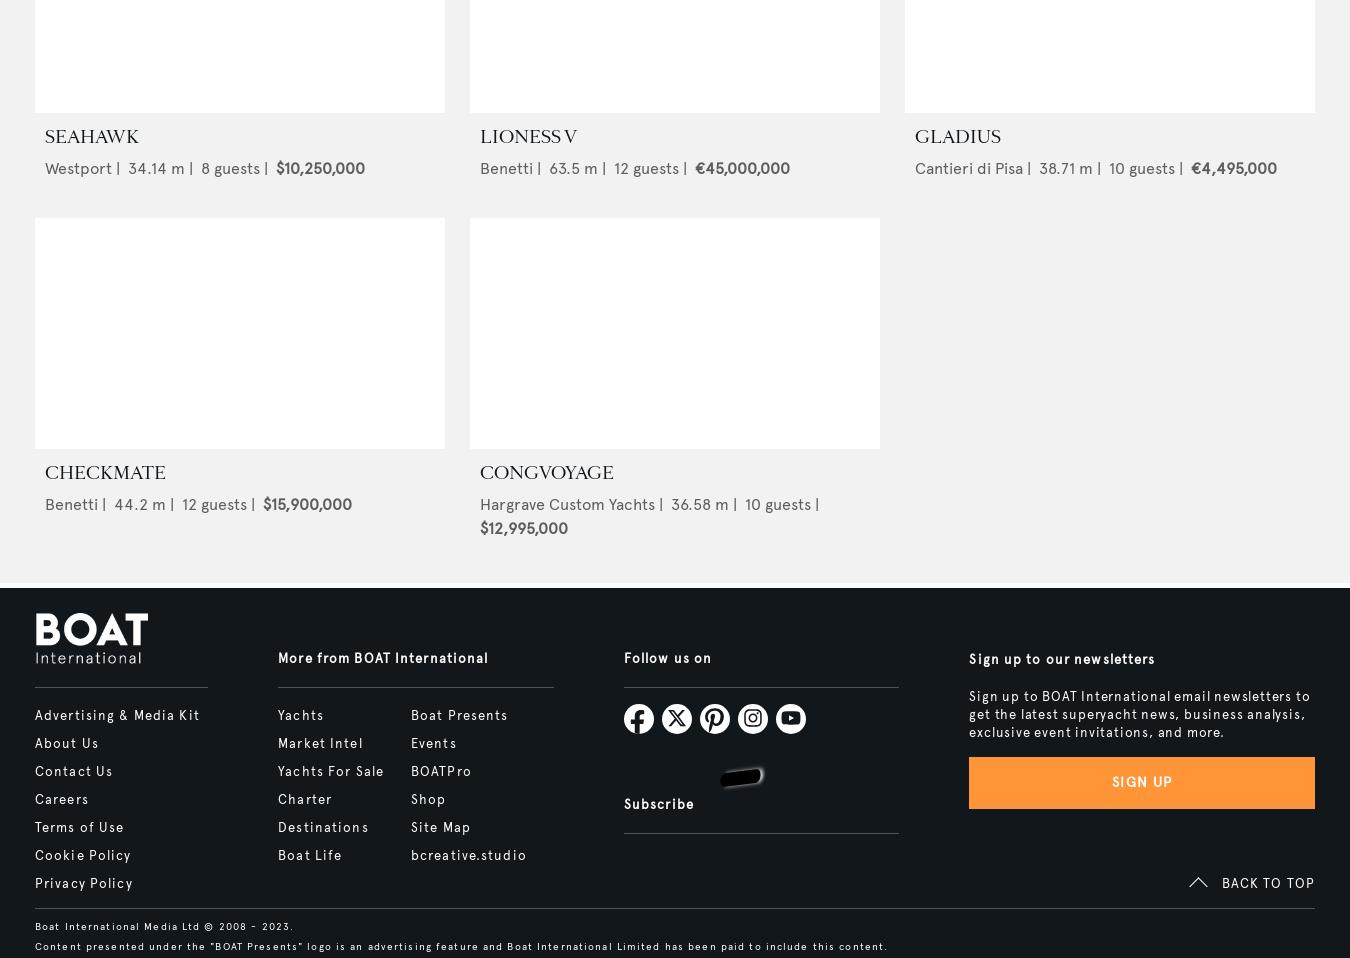 The height and width of the screenshot is (958, 1350). What do you see at coordinates (308, 854) in the screenshot?
I see `'Boat Life'` at bounding box center [308, 854].